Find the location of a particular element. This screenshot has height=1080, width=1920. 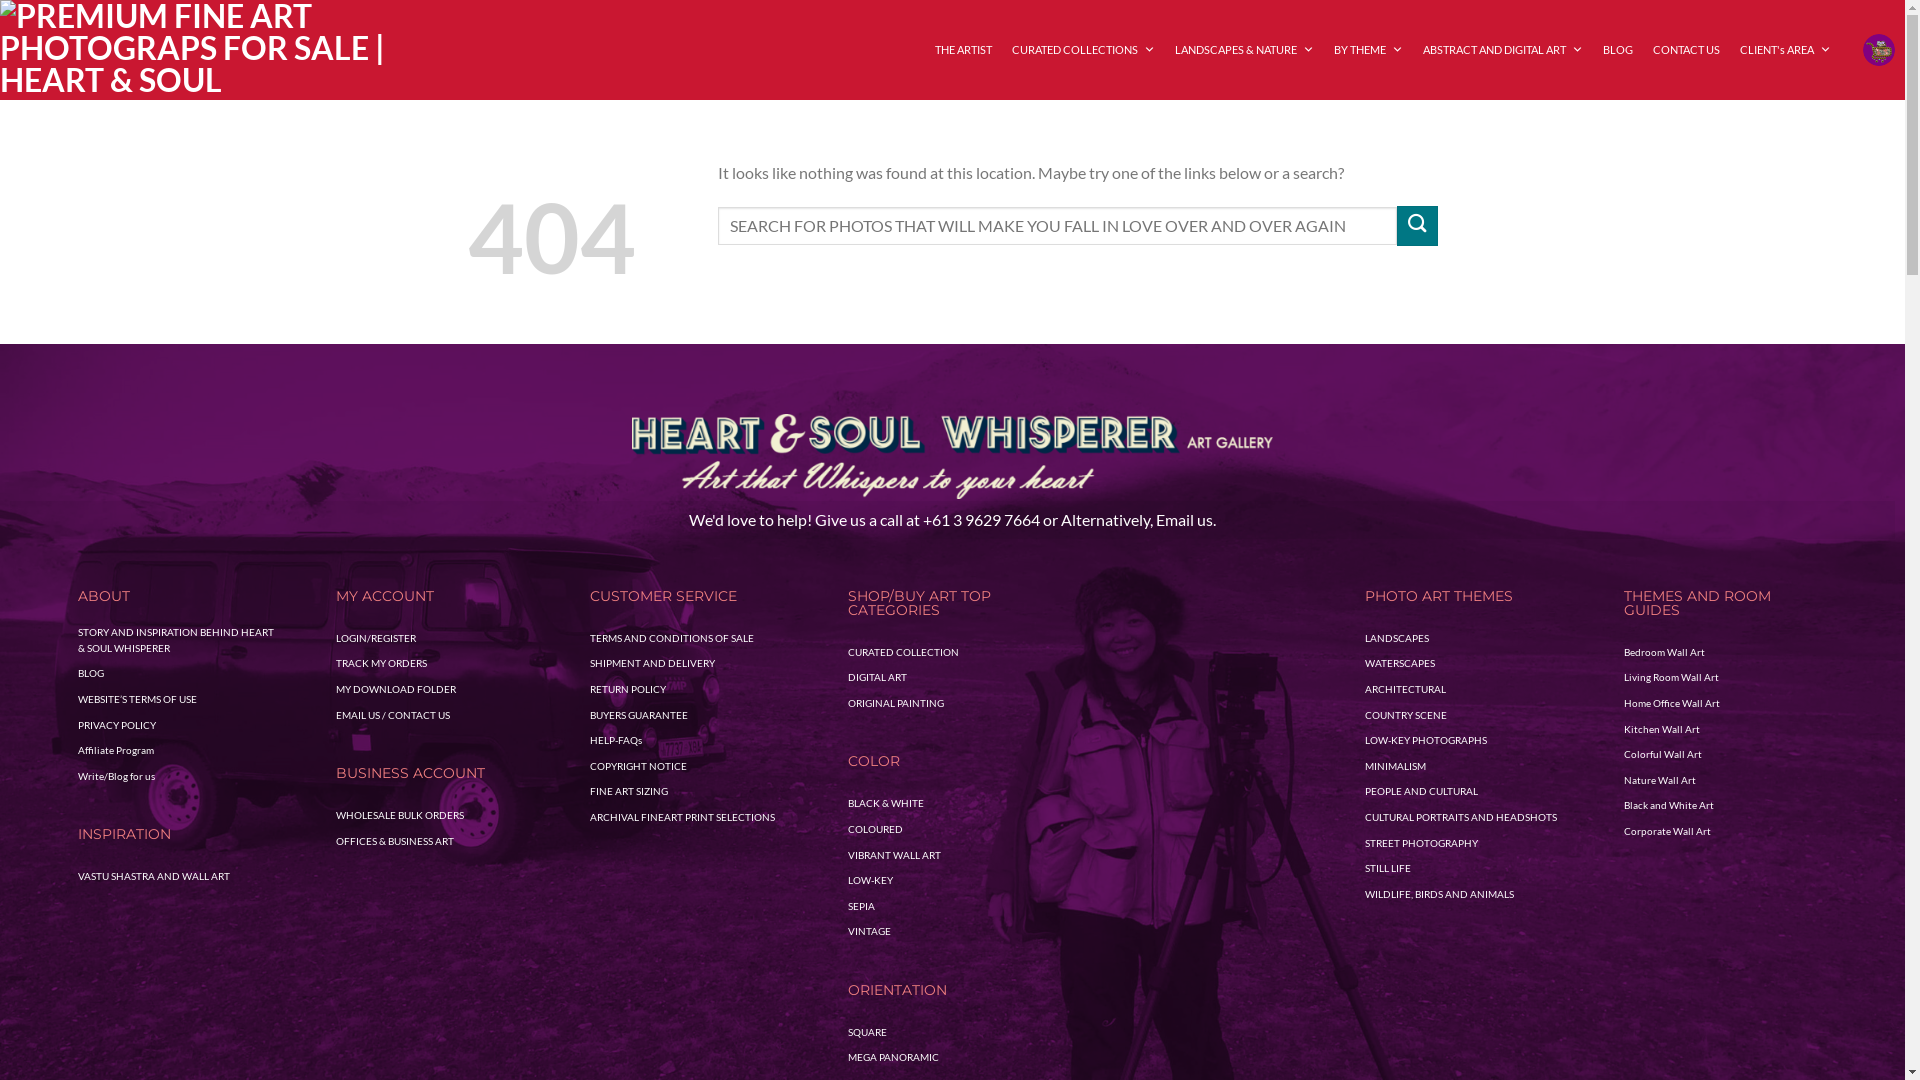

'BUYERS GUARANTEE' is located at coordinates (637, 713).